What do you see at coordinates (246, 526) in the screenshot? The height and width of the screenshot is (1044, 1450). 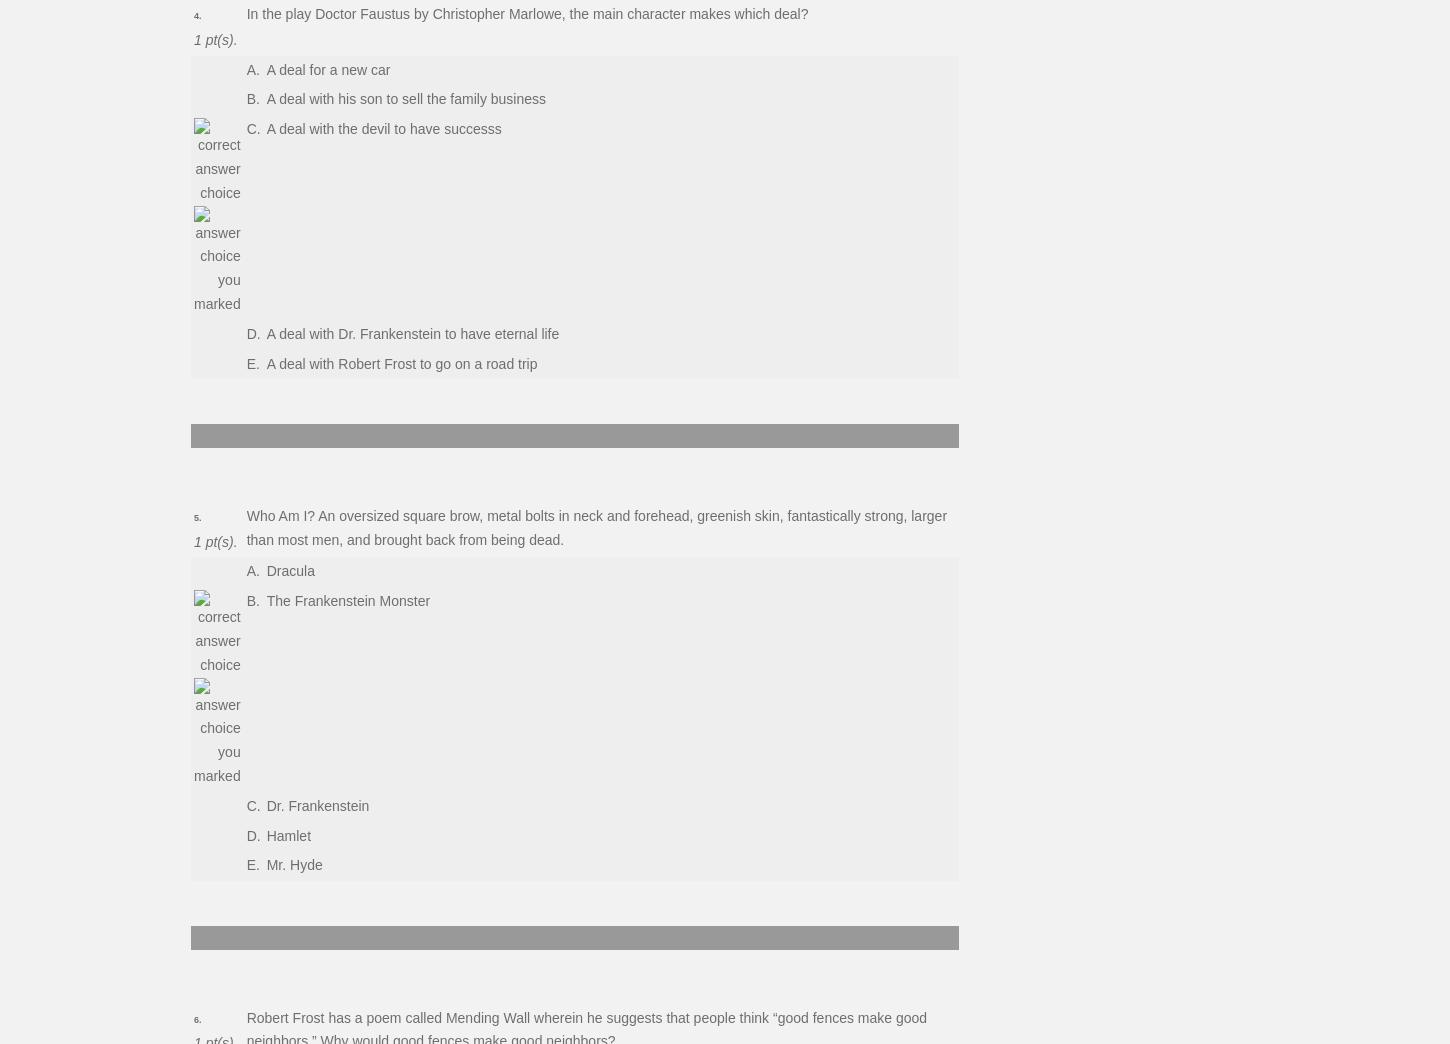 I see `'Who Am I? An oversized square brow, metal bolts in neck and forehead, greenish skin, fantastically strong, larger than most men, and brought back from being dead.'` at bounding box center [246, 526].